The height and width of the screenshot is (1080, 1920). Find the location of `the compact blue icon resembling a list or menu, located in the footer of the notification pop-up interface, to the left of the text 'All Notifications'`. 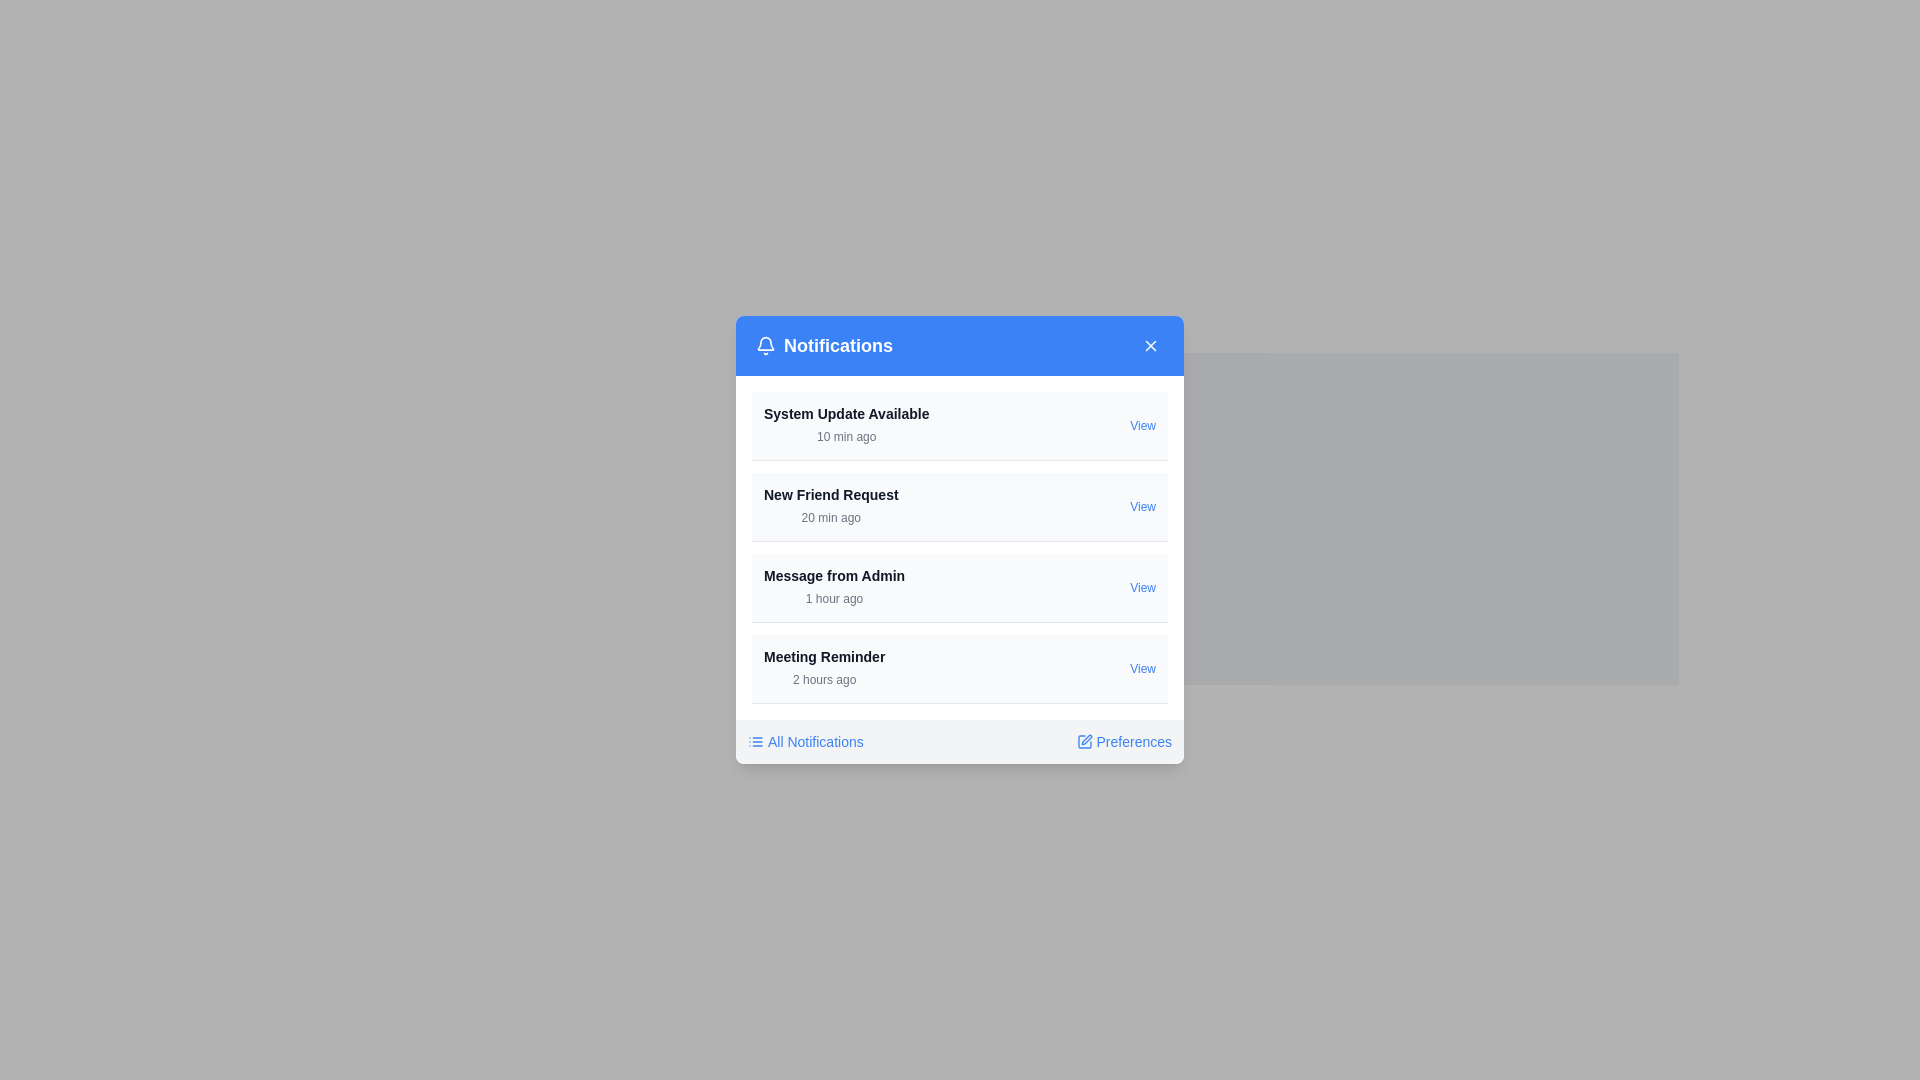

the compact blue icon resembling a list or menu, located in the footer of the notification pop-up interface, to the left of the text 'All Notifications' is located at coordinates (754, 741).